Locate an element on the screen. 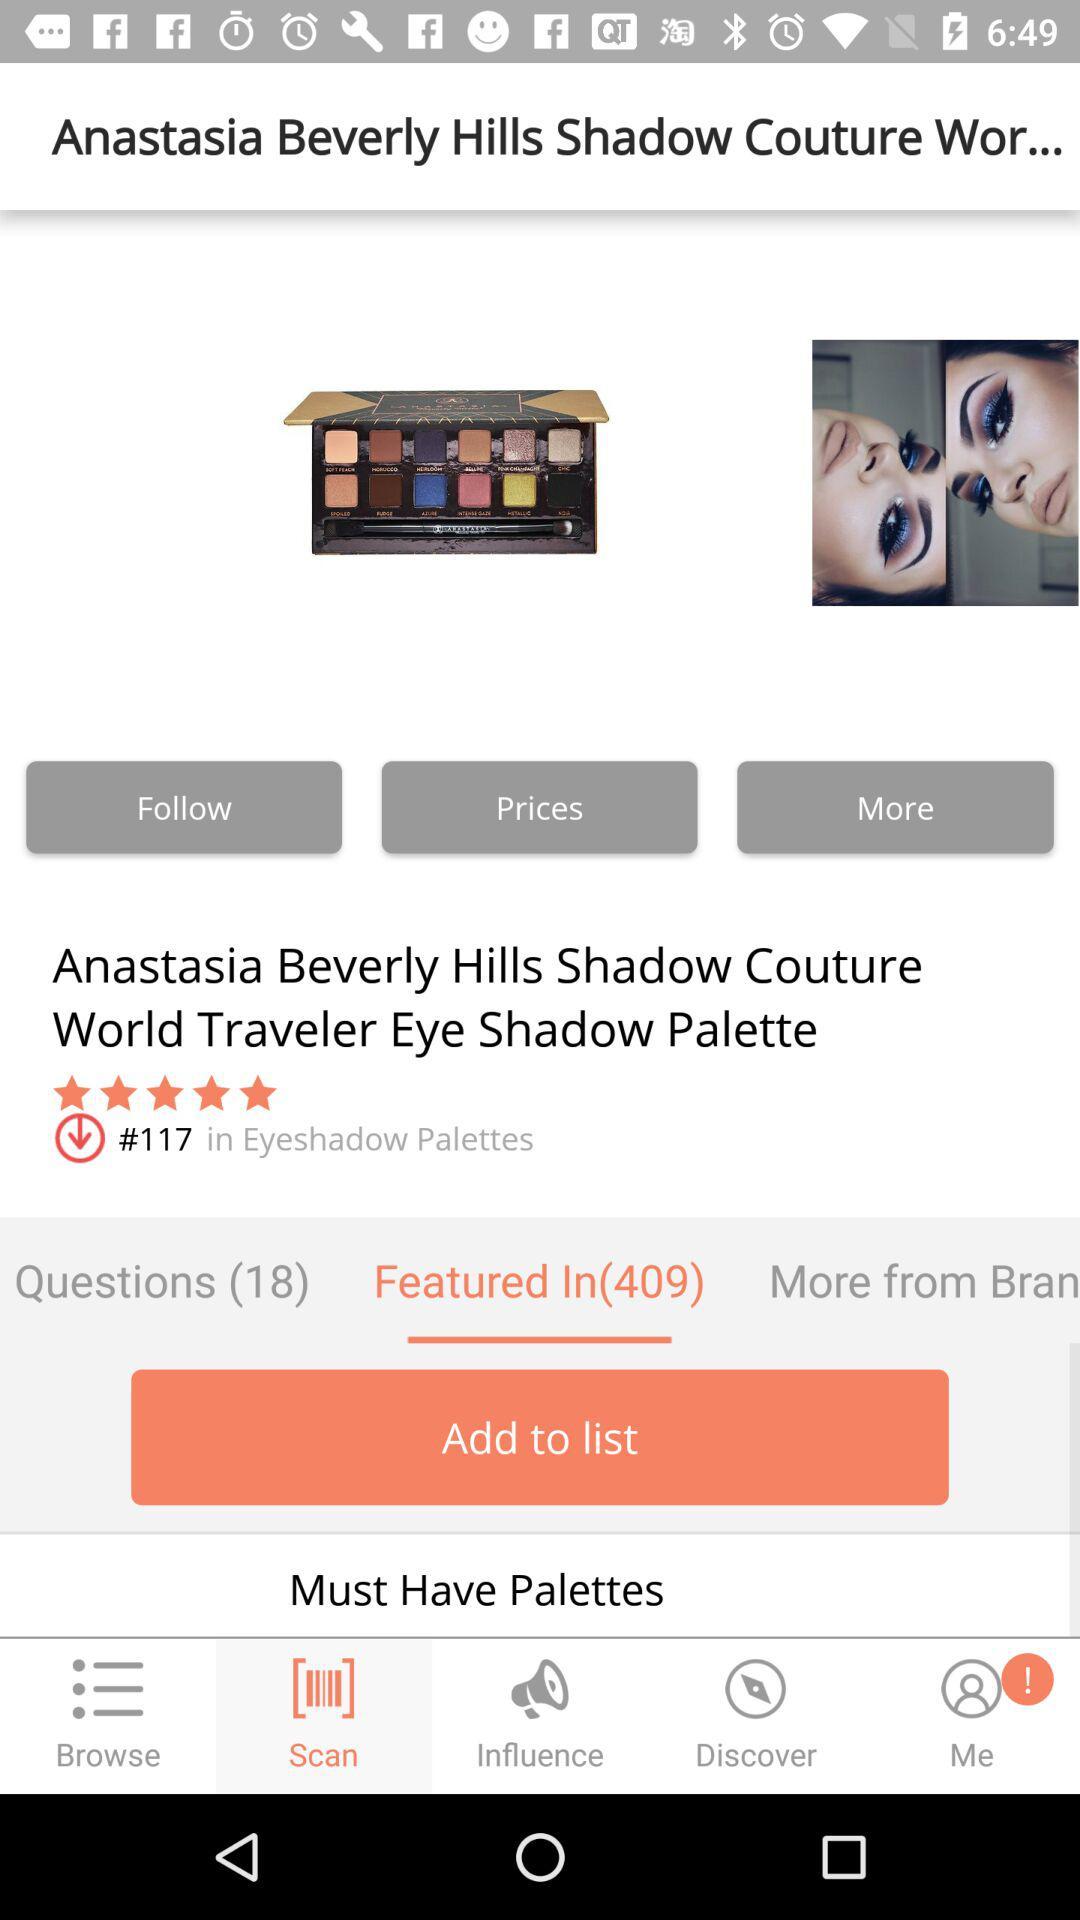 This screenshot has height=1920, width=1080. the time icon is located at coordinates (756, 1715).